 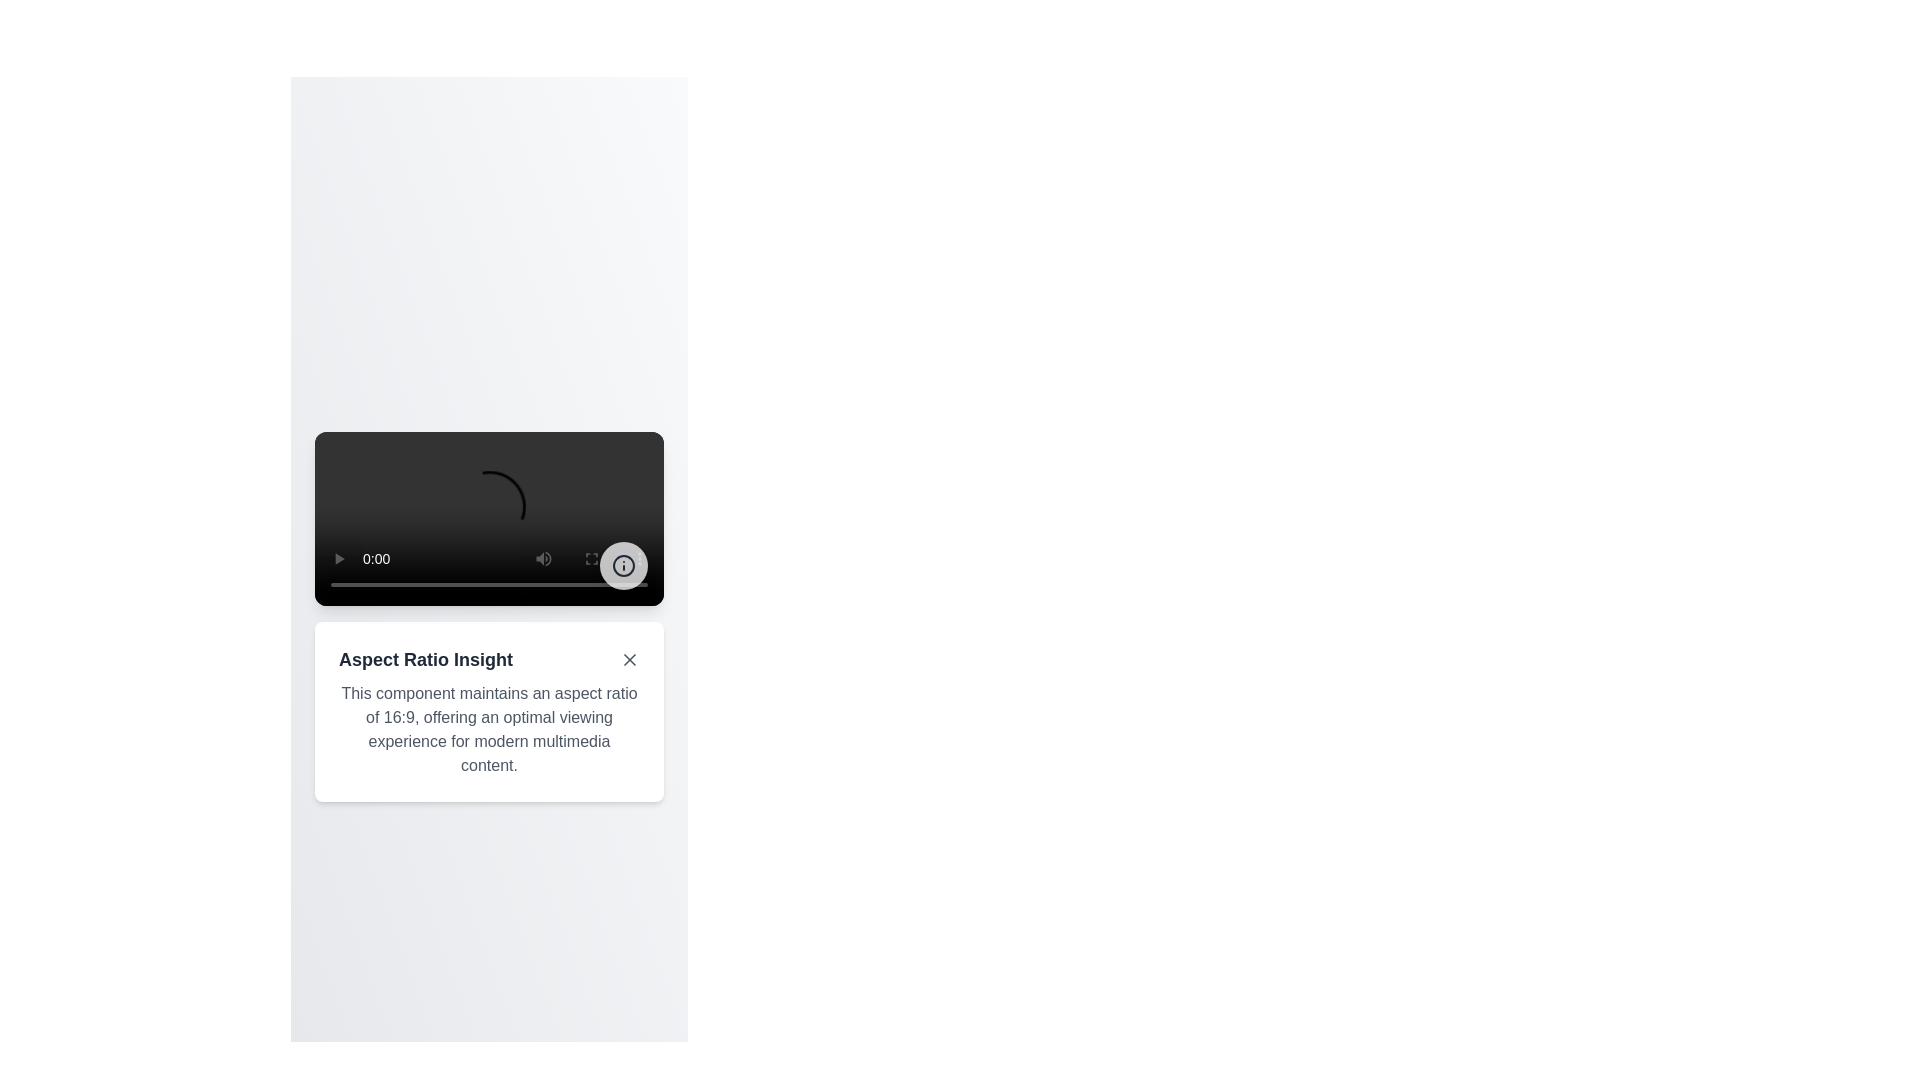 What do you see at coordinates (623, 566) in the screenshot?
I see `the circular icon with an 'i' symbol inside, located at the bottom-right corner of the interface` at bounding box center [623, 566].